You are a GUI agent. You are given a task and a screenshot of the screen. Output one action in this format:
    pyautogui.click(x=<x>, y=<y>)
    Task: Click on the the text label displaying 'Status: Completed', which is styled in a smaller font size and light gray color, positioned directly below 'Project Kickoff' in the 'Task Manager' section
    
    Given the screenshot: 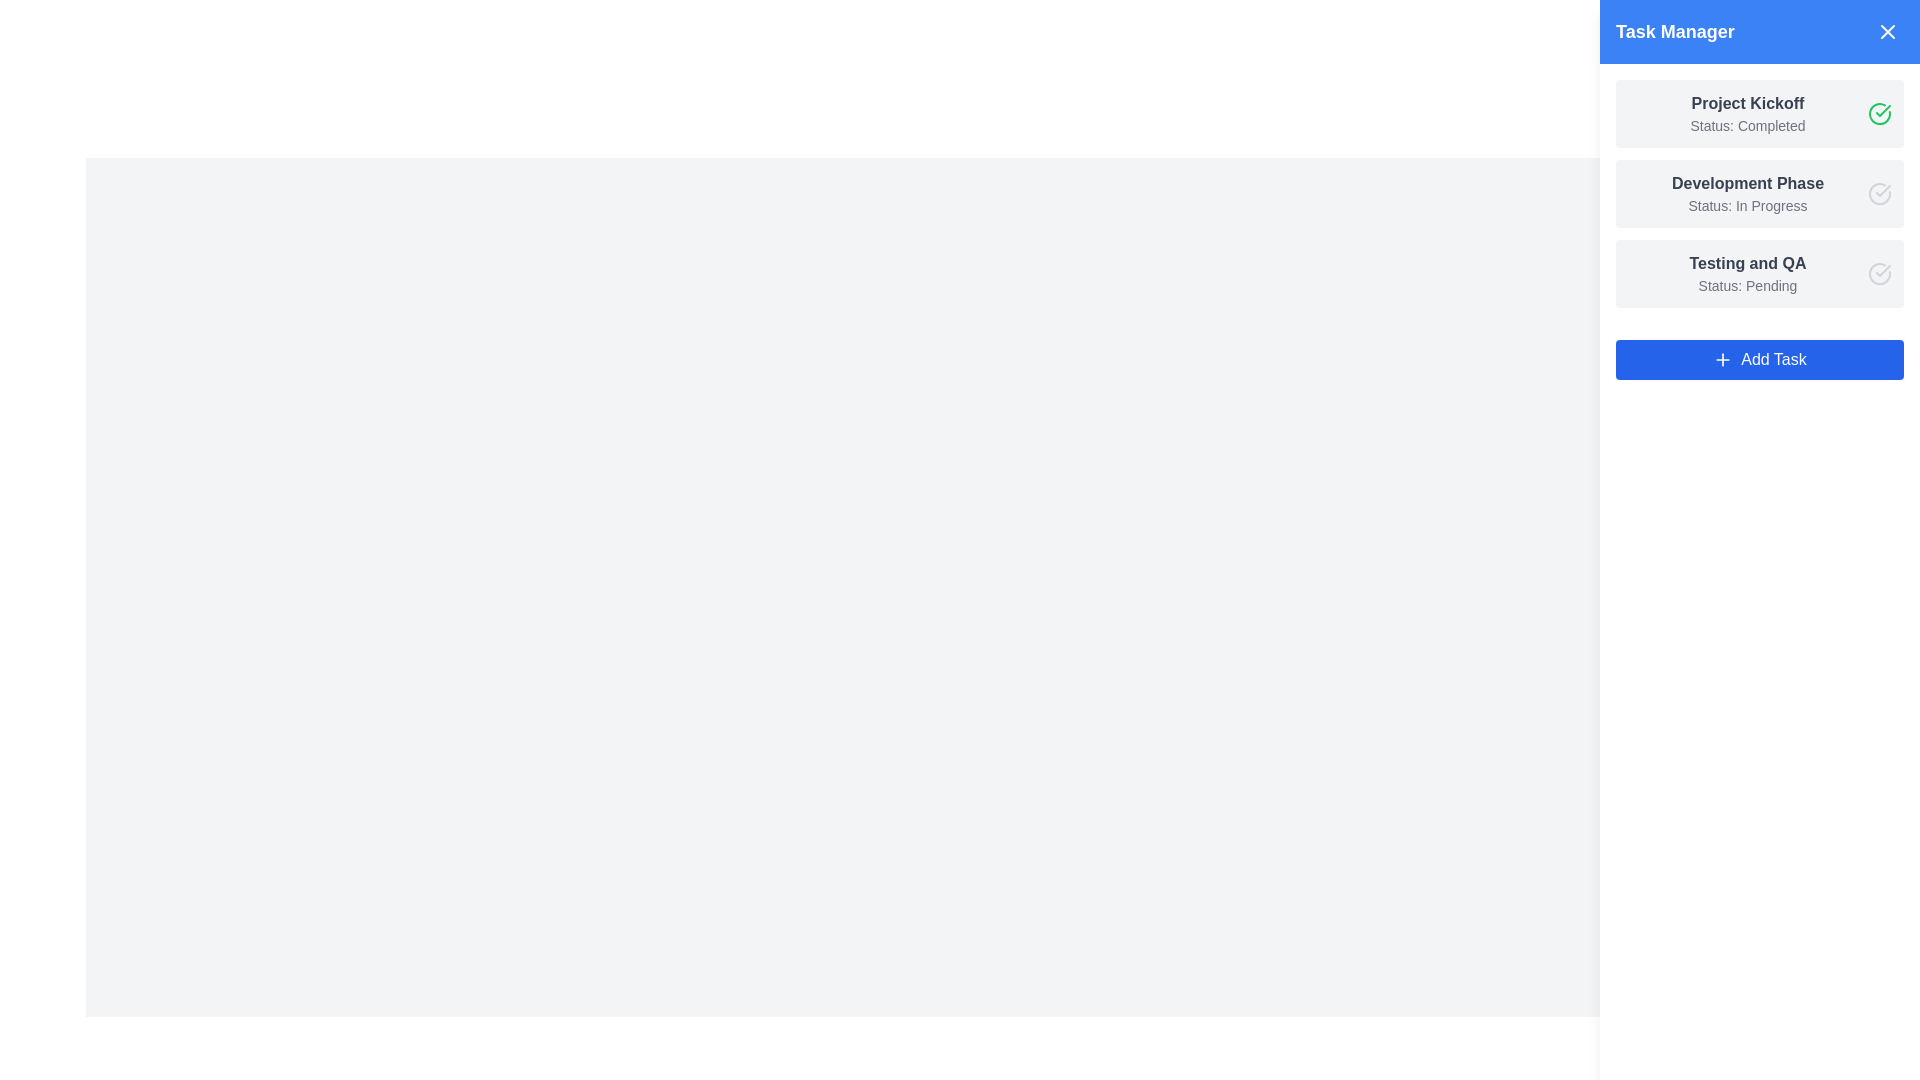 What is the action you would take?
    pyautogui.click(x=1746, y=126)
    